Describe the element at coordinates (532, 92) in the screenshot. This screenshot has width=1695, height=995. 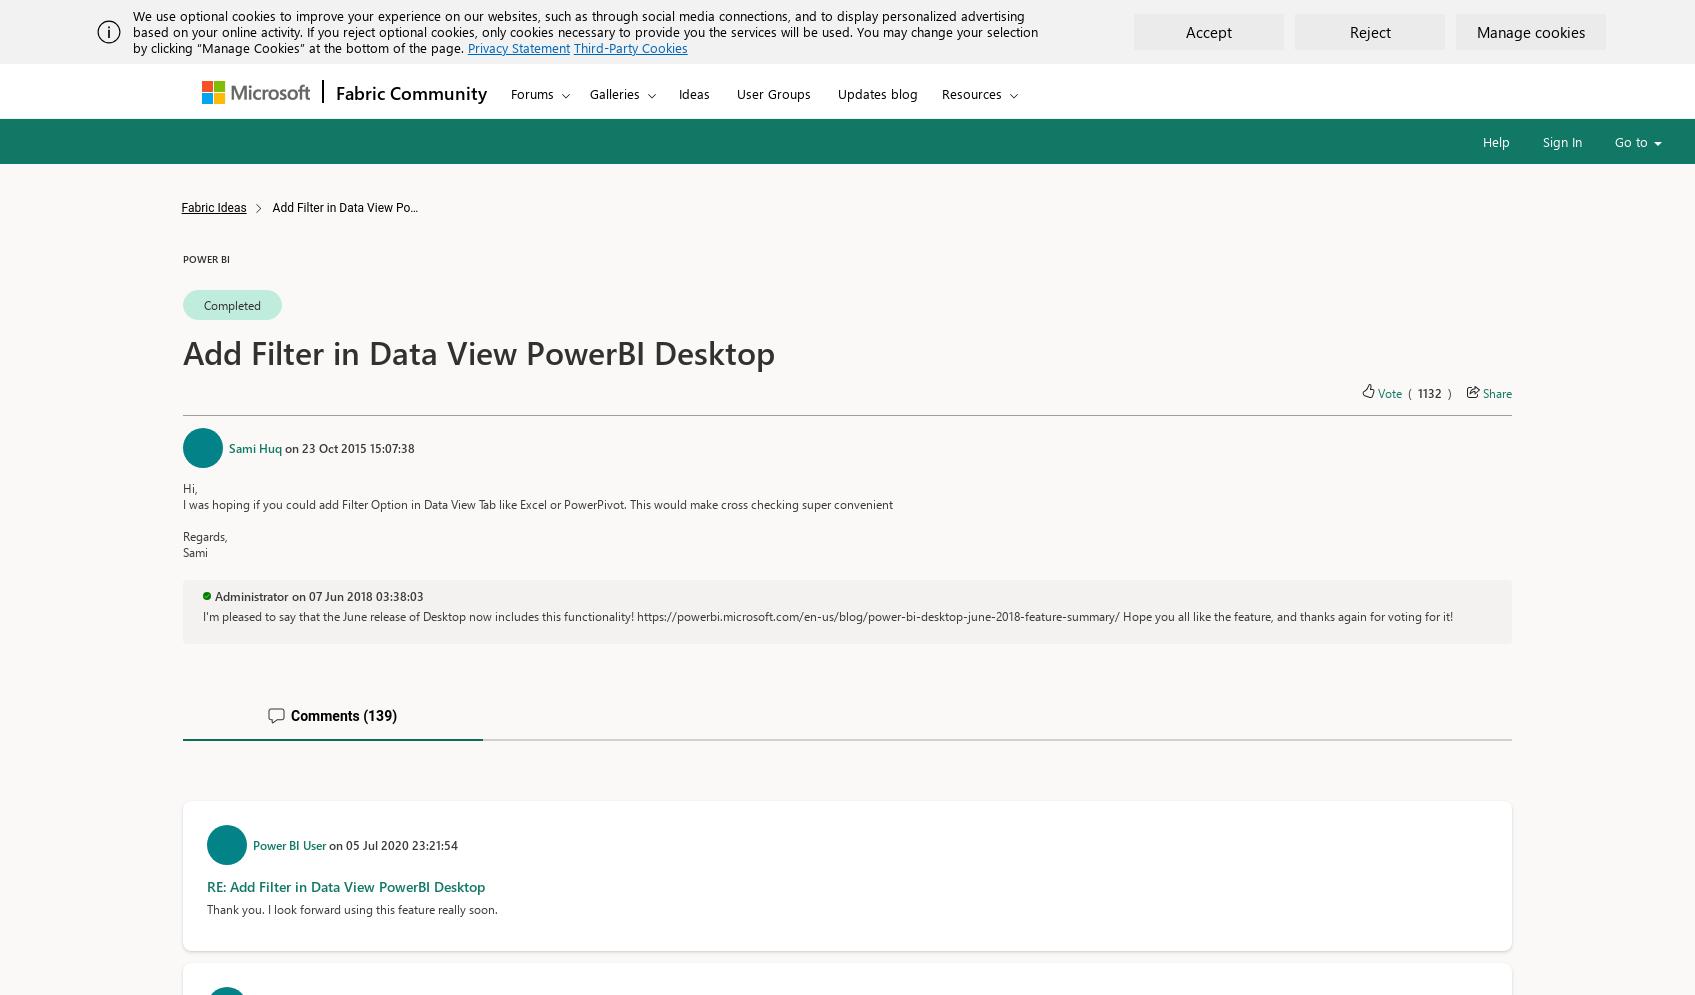
I see `'Forums'` at that location.